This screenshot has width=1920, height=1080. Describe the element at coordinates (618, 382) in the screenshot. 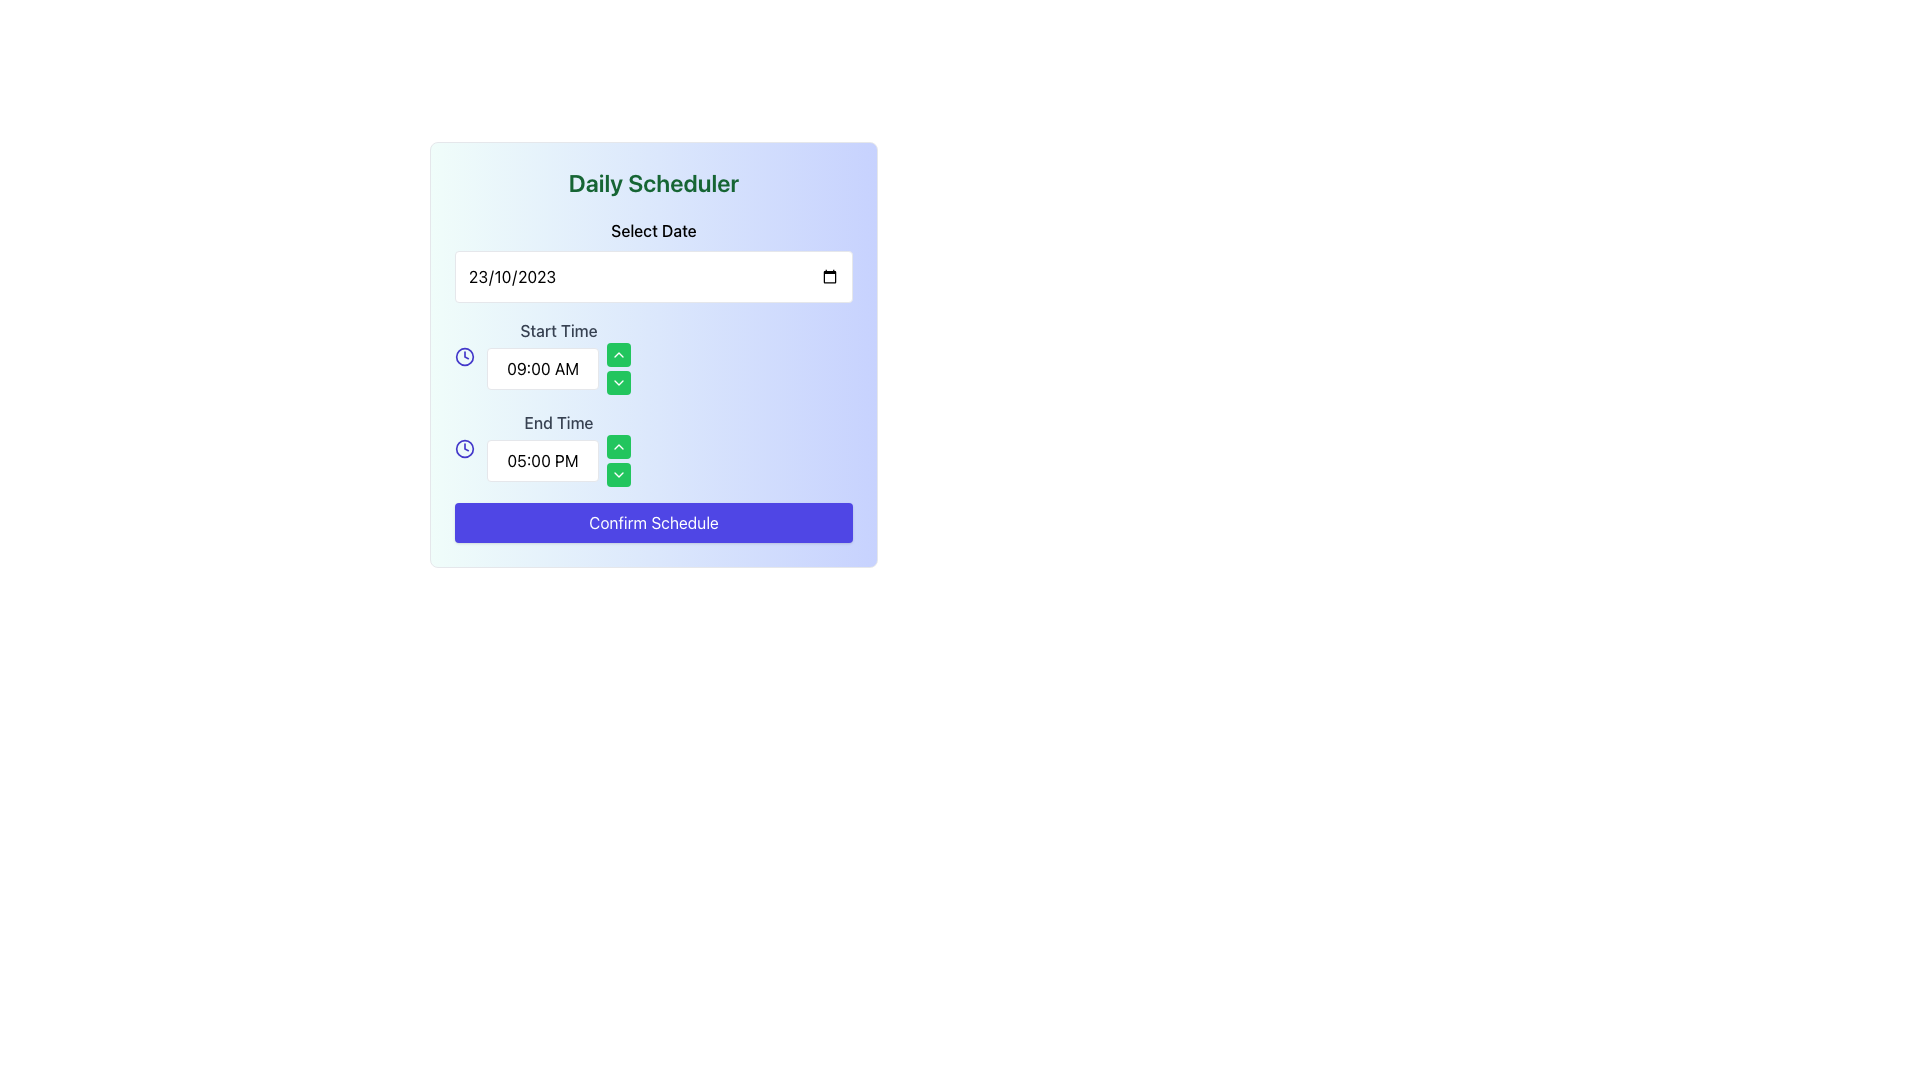

I see `the downward-facing chevron icon within the green circular button located below the upward-facing chevron icon in the 'Start Time' dropdown` at that location.